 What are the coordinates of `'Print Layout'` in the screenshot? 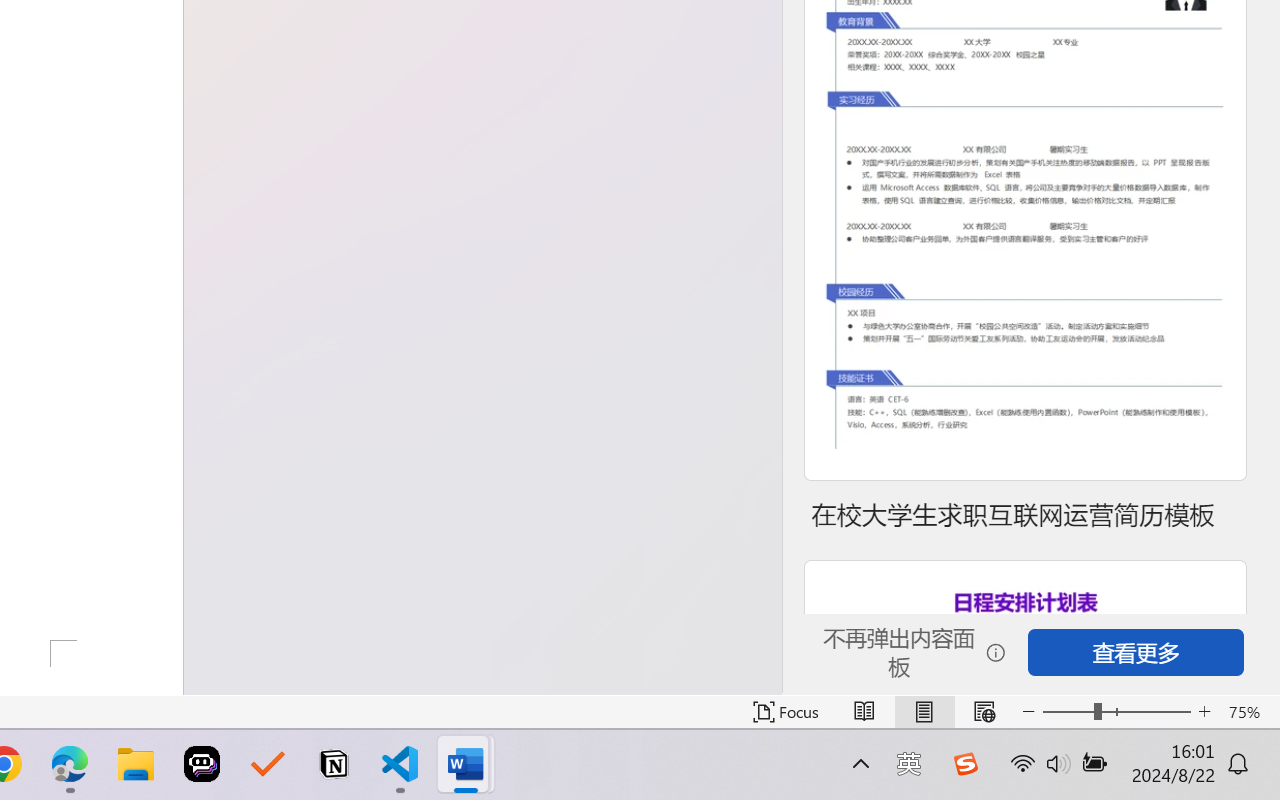 It's located at (923, 711).